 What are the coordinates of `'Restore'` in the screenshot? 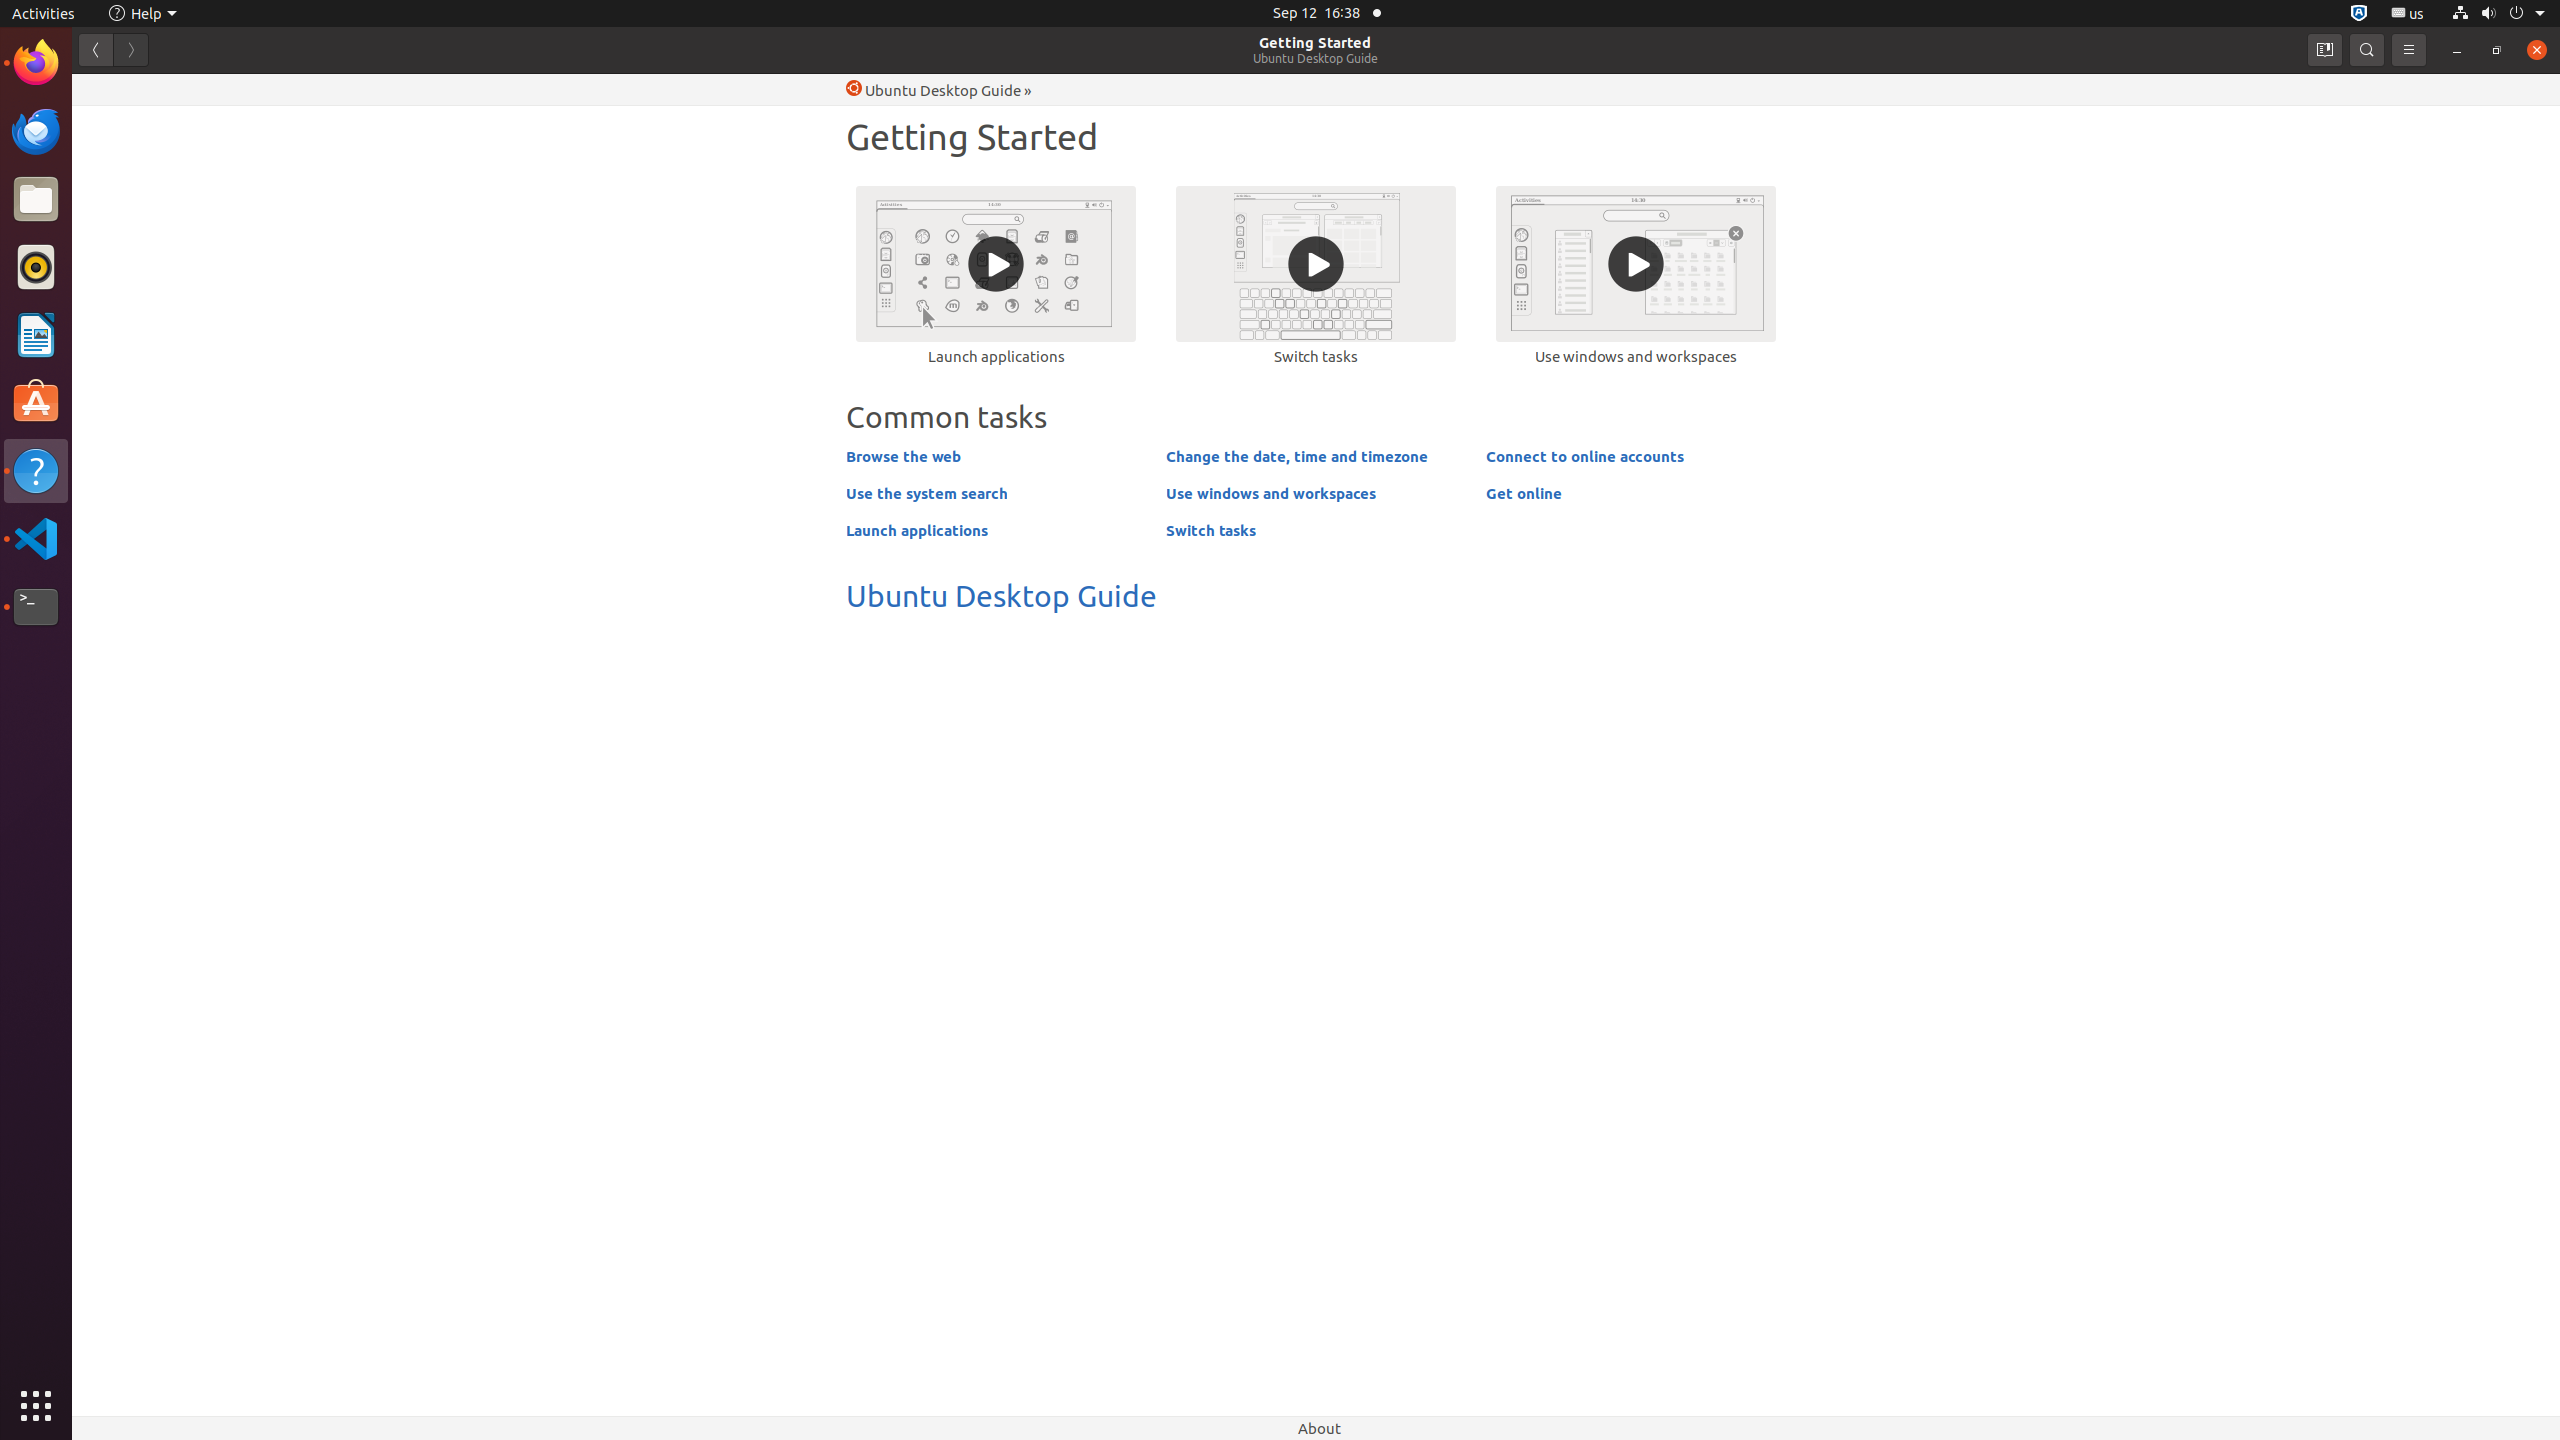 It's located at (2496, 49).